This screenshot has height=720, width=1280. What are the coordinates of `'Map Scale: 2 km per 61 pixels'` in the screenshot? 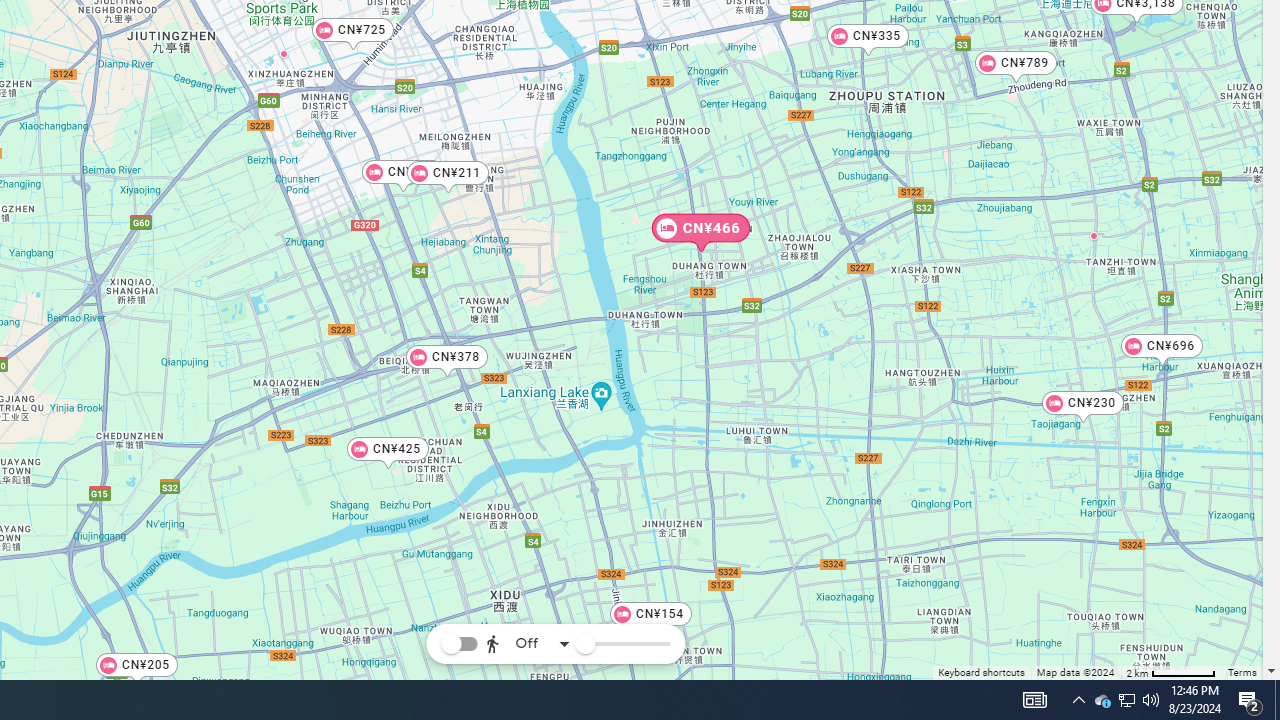 It's located at (1171, 672).